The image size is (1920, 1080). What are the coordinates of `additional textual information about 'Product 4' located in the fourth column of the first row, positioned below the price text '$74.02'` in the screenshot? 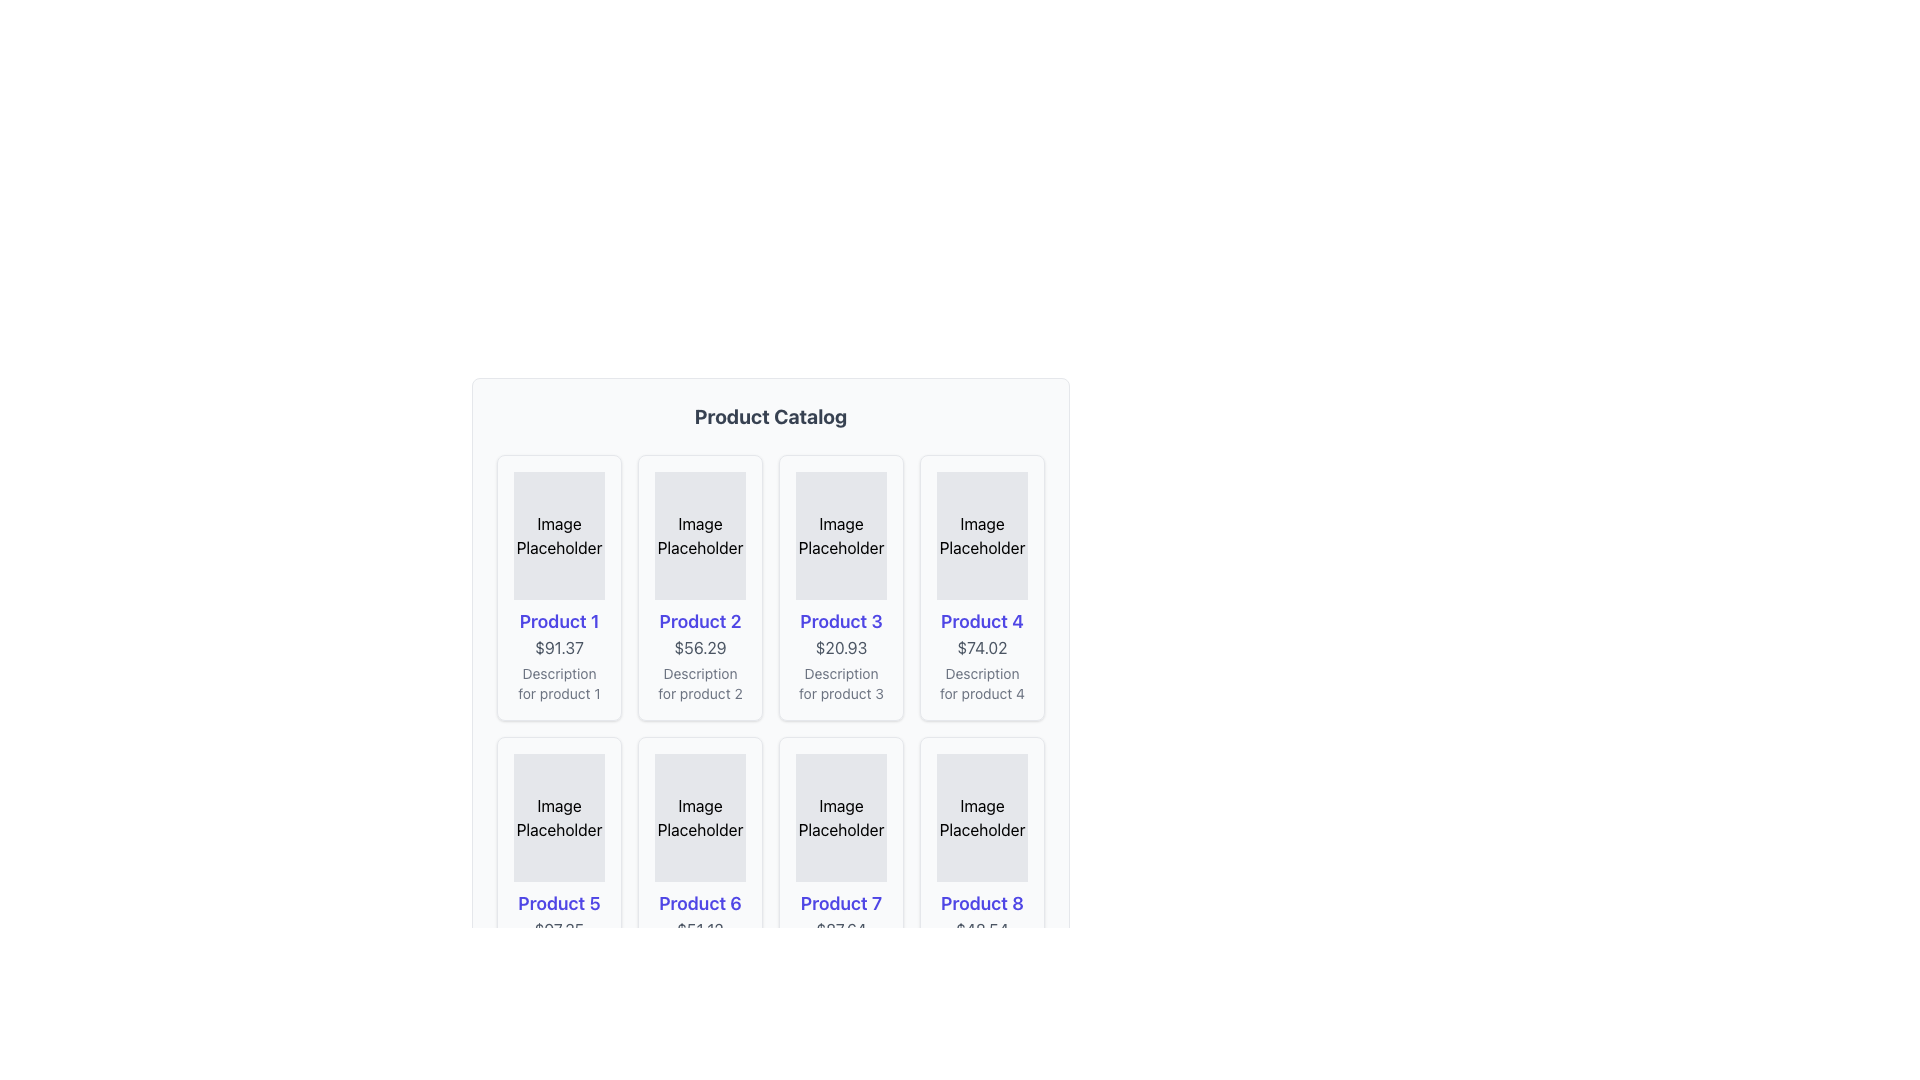 It's located at (982, 682).